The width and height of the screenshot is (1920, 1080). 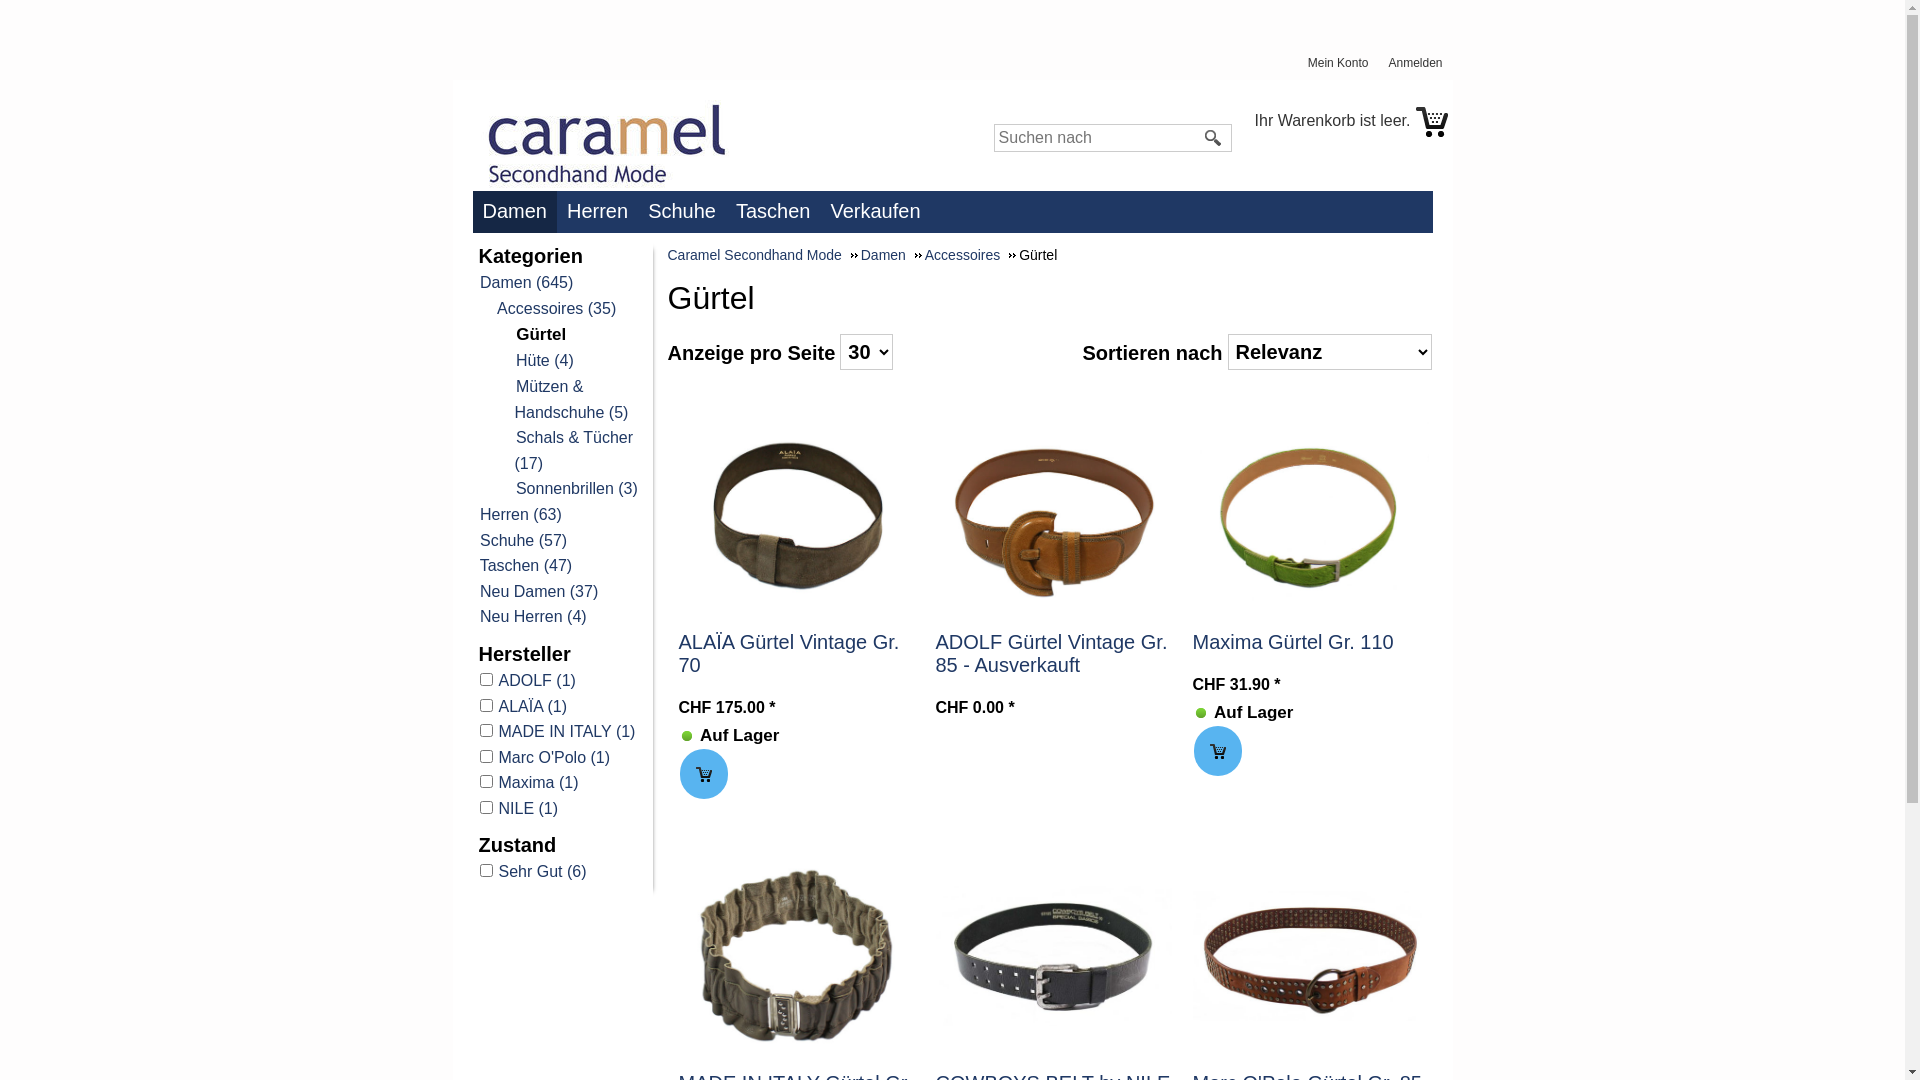 I want to click on 'Accessoires (35)', so click(x=556, y=308).